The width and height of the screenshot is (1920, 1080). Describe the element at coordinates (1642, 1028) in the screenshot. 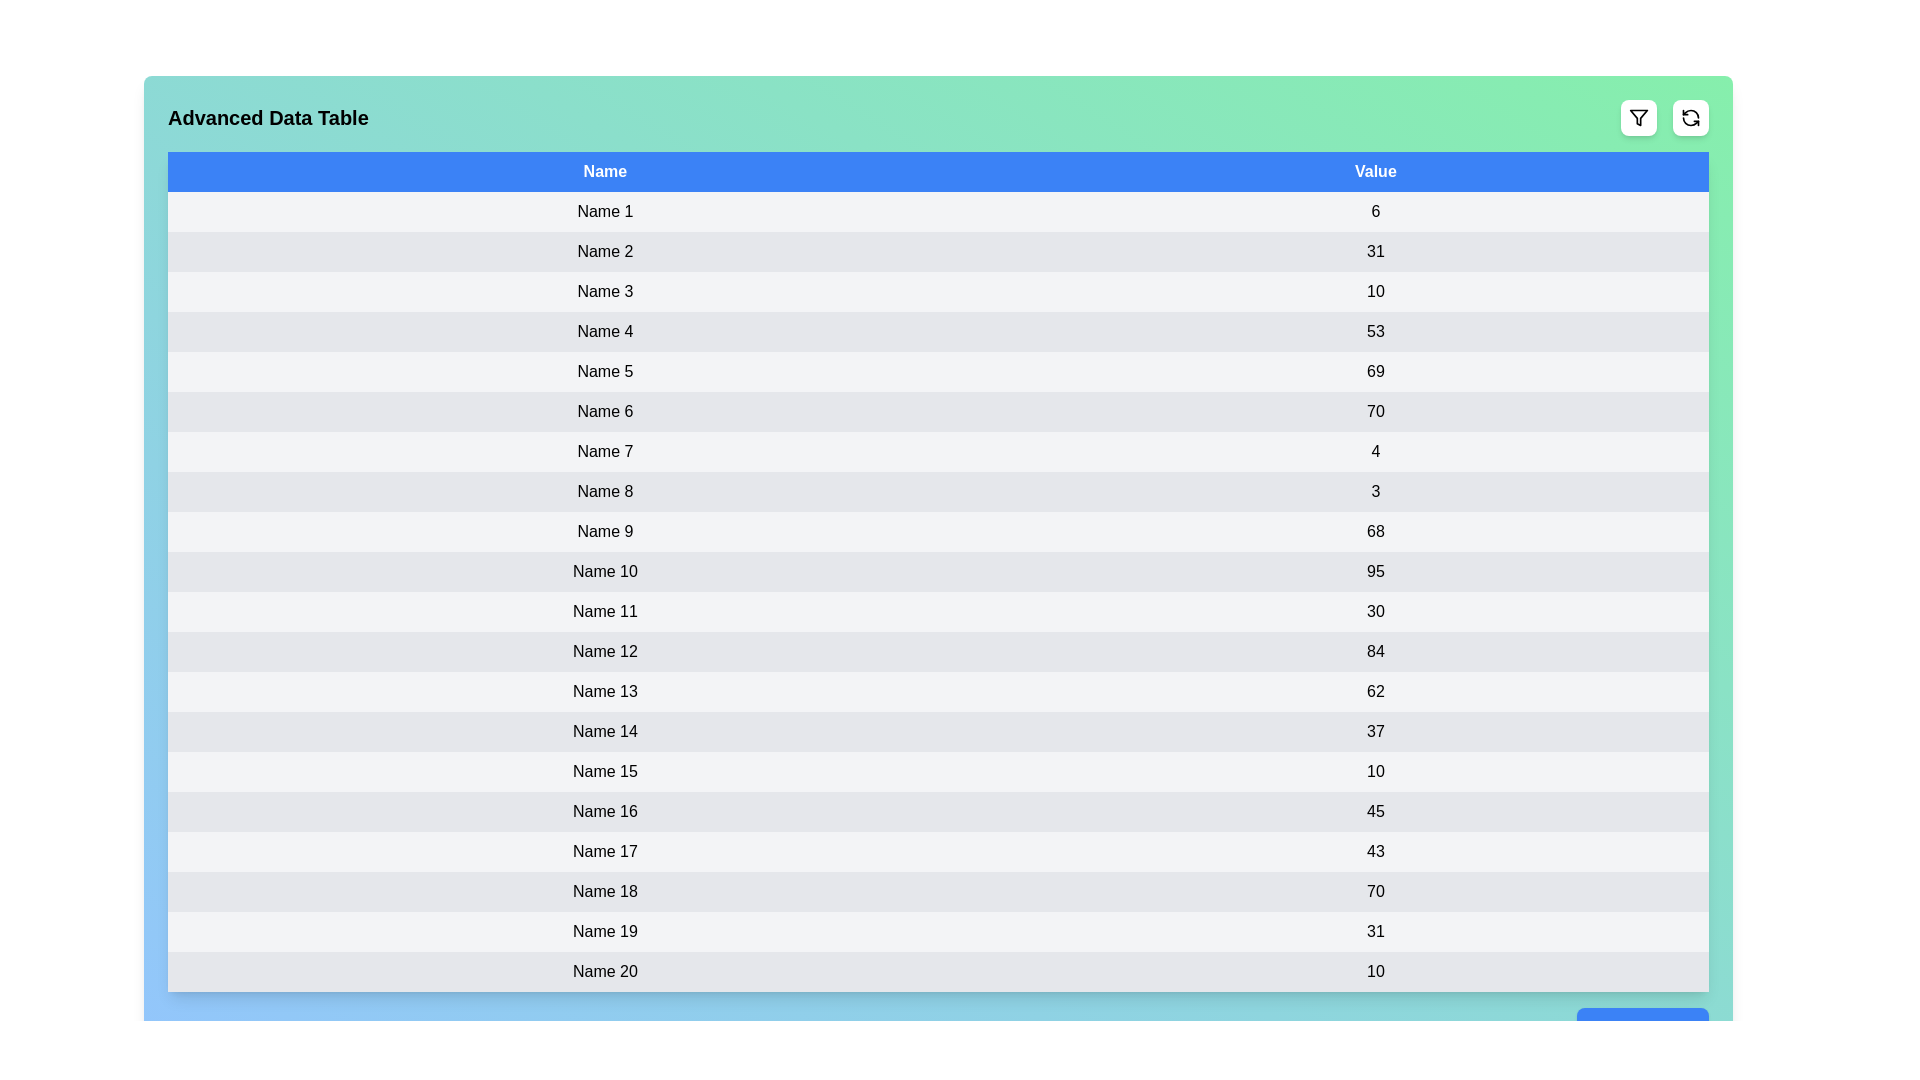

I see `the 'Export Data' button to initiate the data export process` at that location.